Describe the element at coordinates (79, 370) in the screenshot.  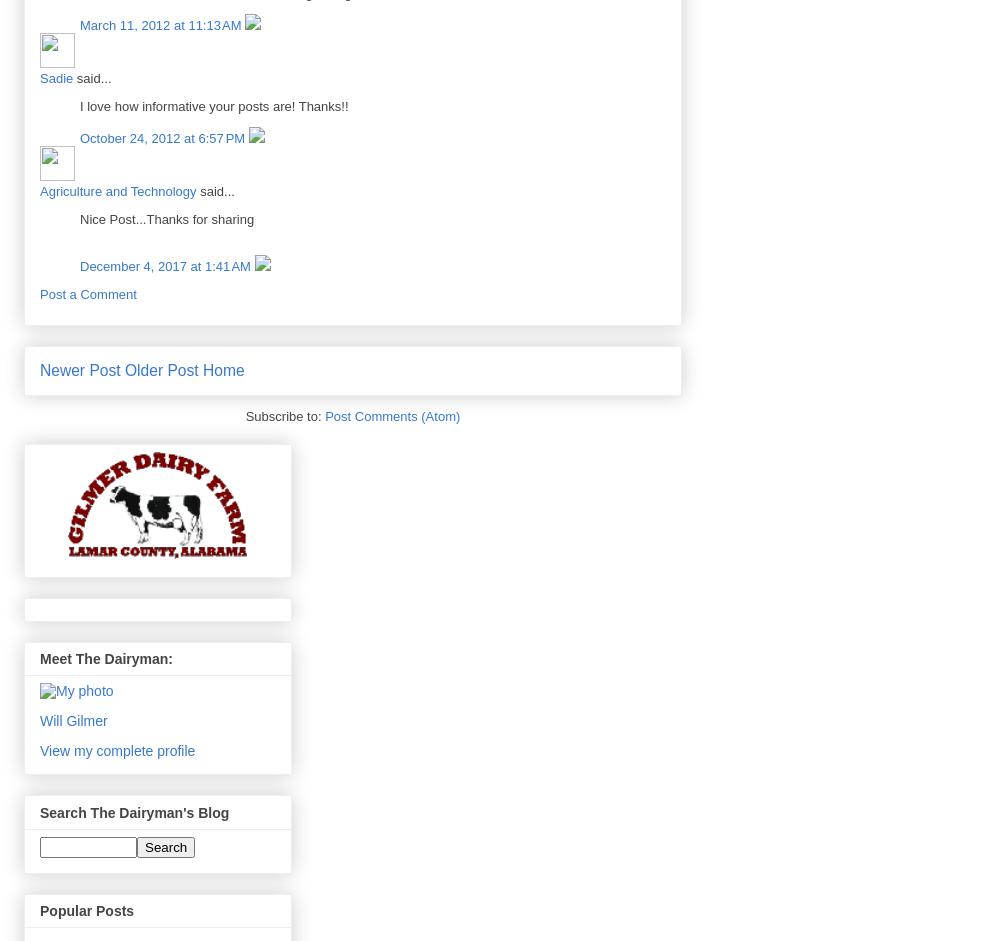
I see `'Newer Post'` at that location.